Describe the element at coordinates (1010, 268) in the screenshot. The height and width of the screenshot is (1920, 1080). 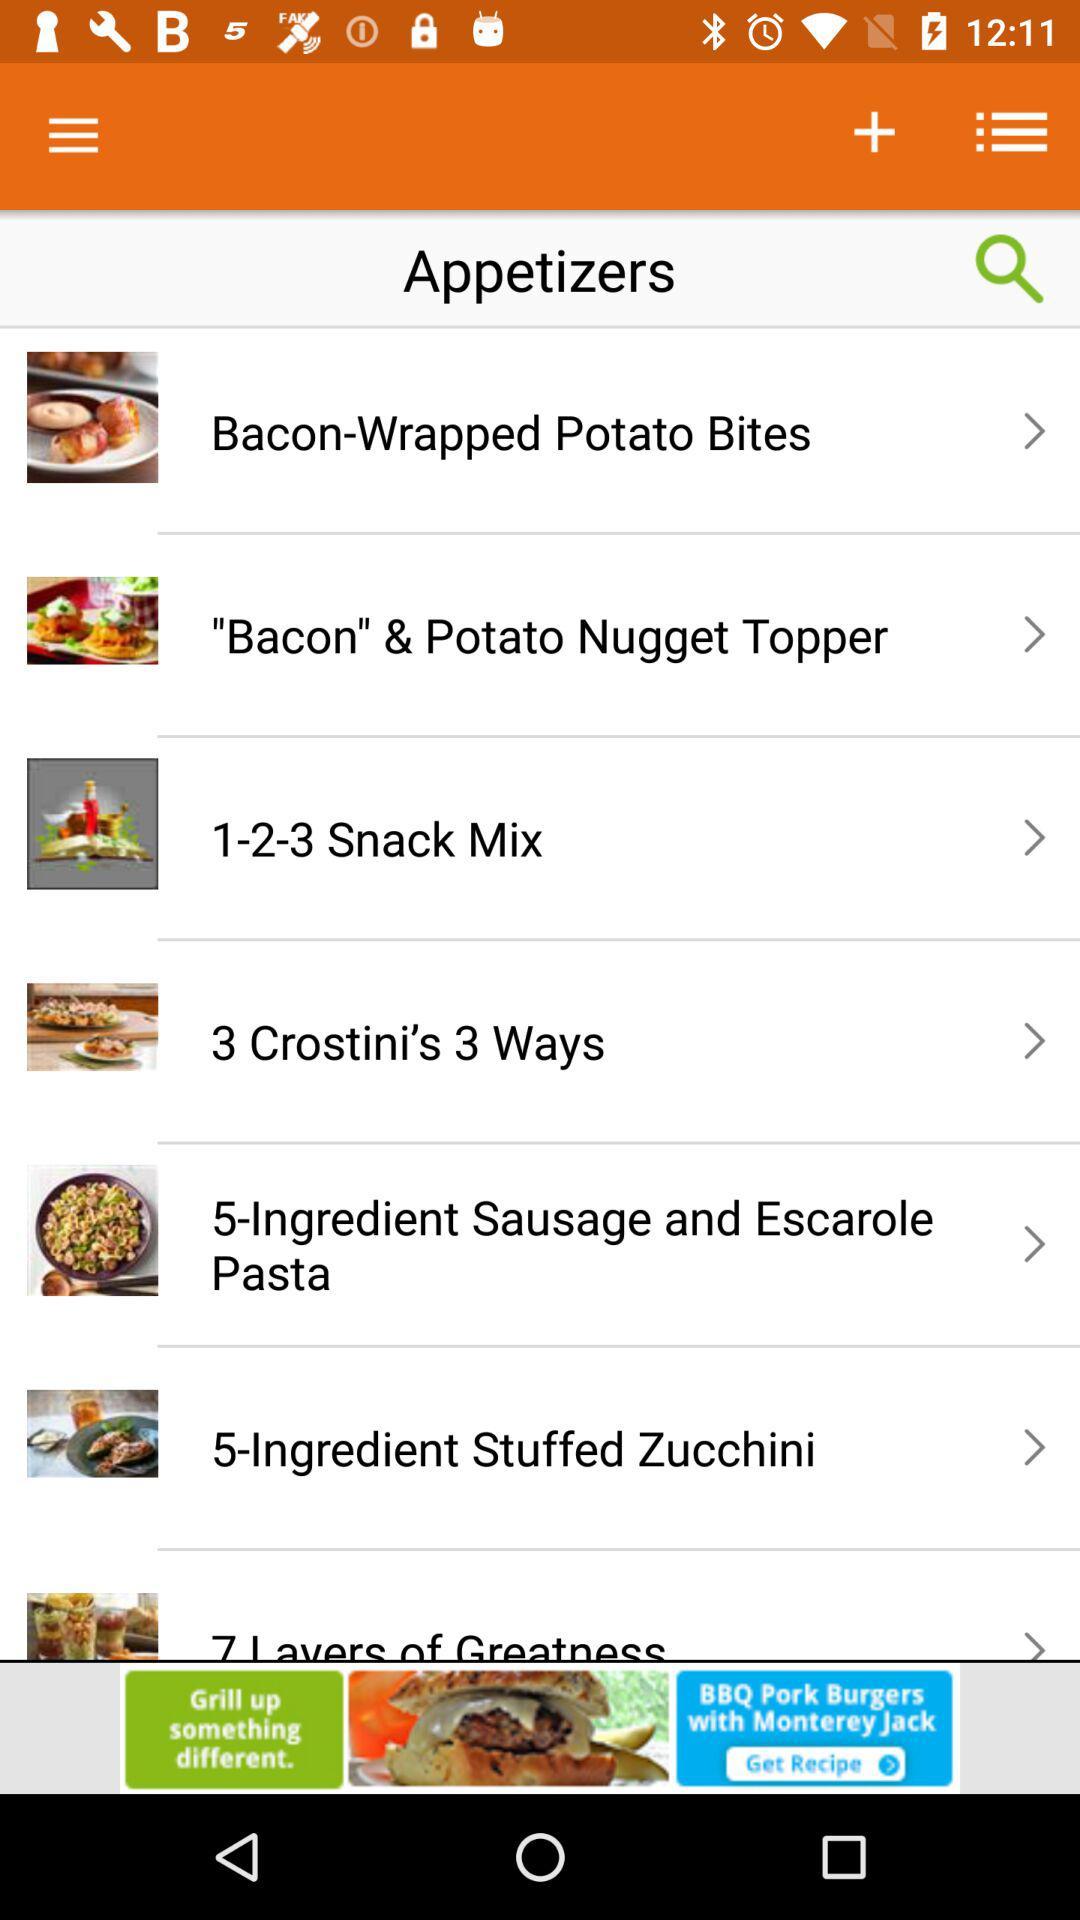
I see `the search icon` at that location.